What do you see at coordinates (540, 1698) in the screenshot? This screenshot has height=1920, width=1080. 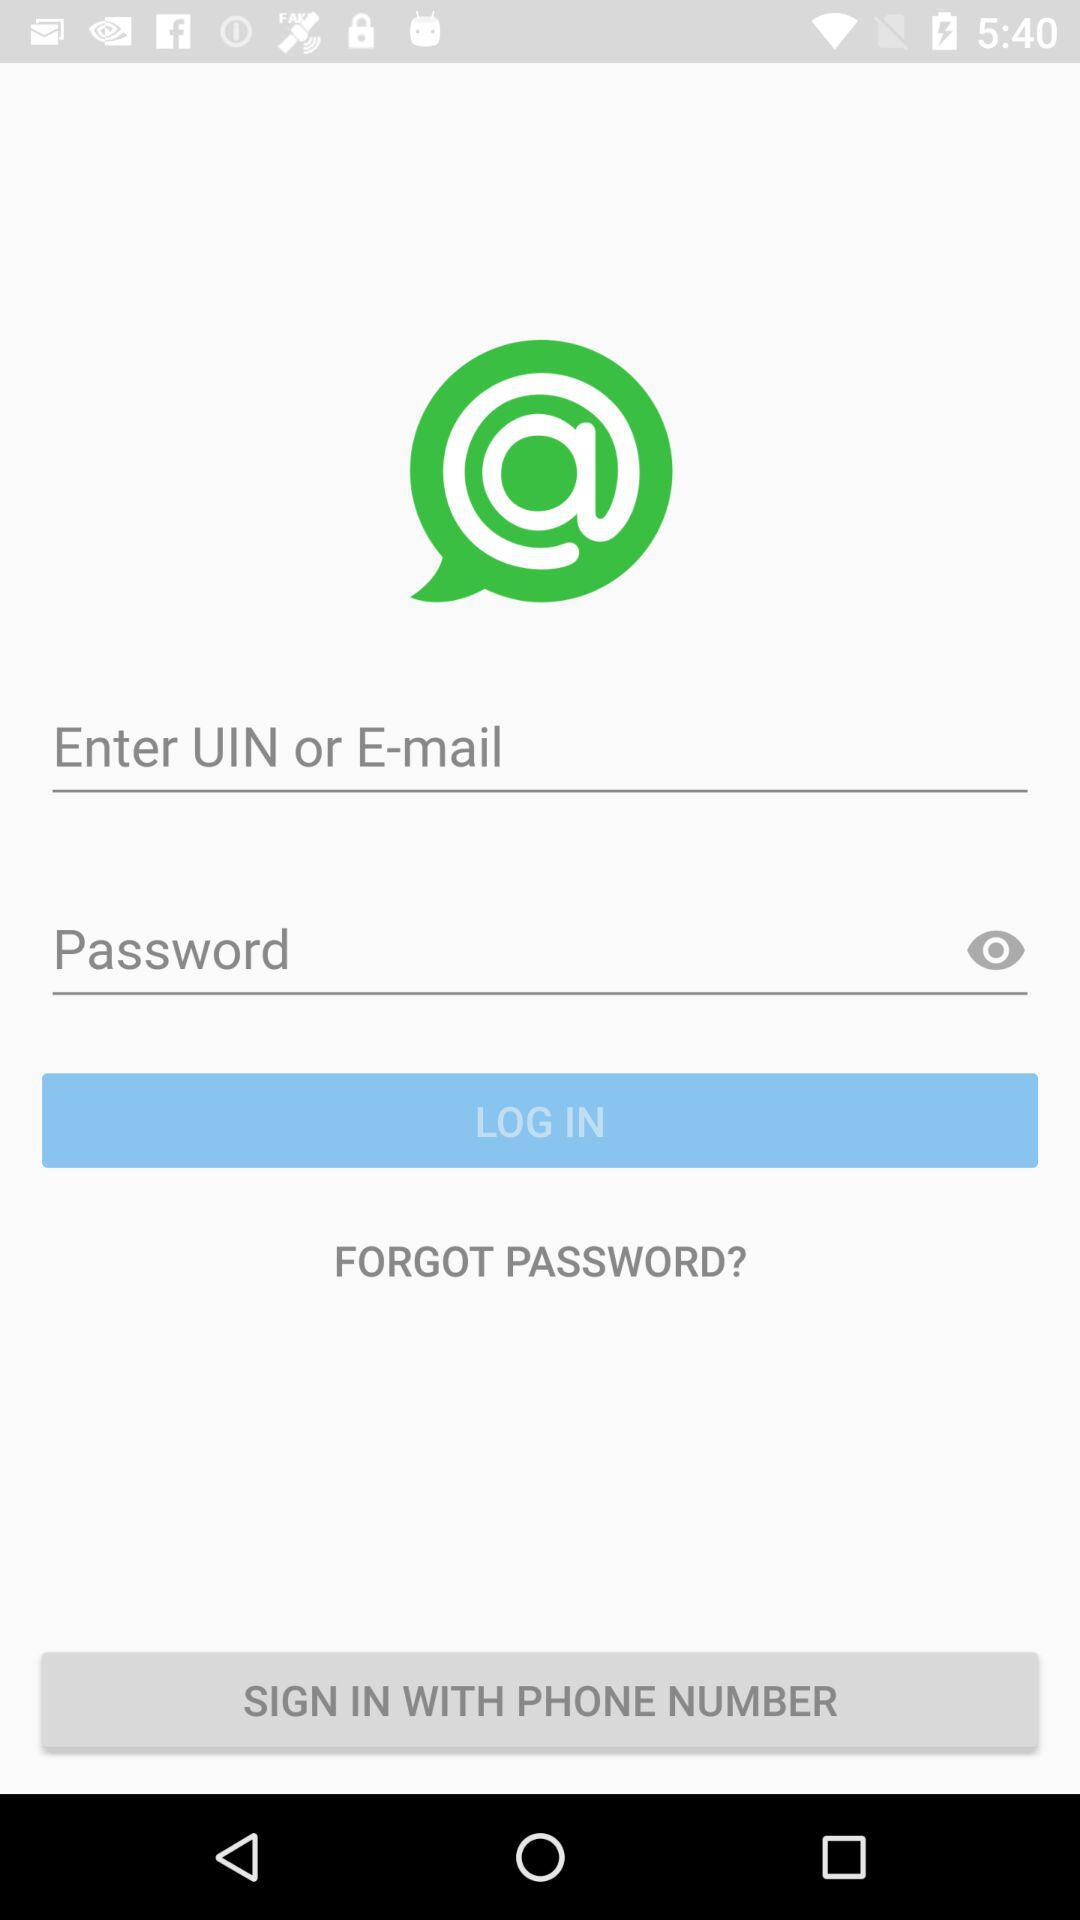 I see `icon below the forgot password?` at bounding box center [540, 1698].